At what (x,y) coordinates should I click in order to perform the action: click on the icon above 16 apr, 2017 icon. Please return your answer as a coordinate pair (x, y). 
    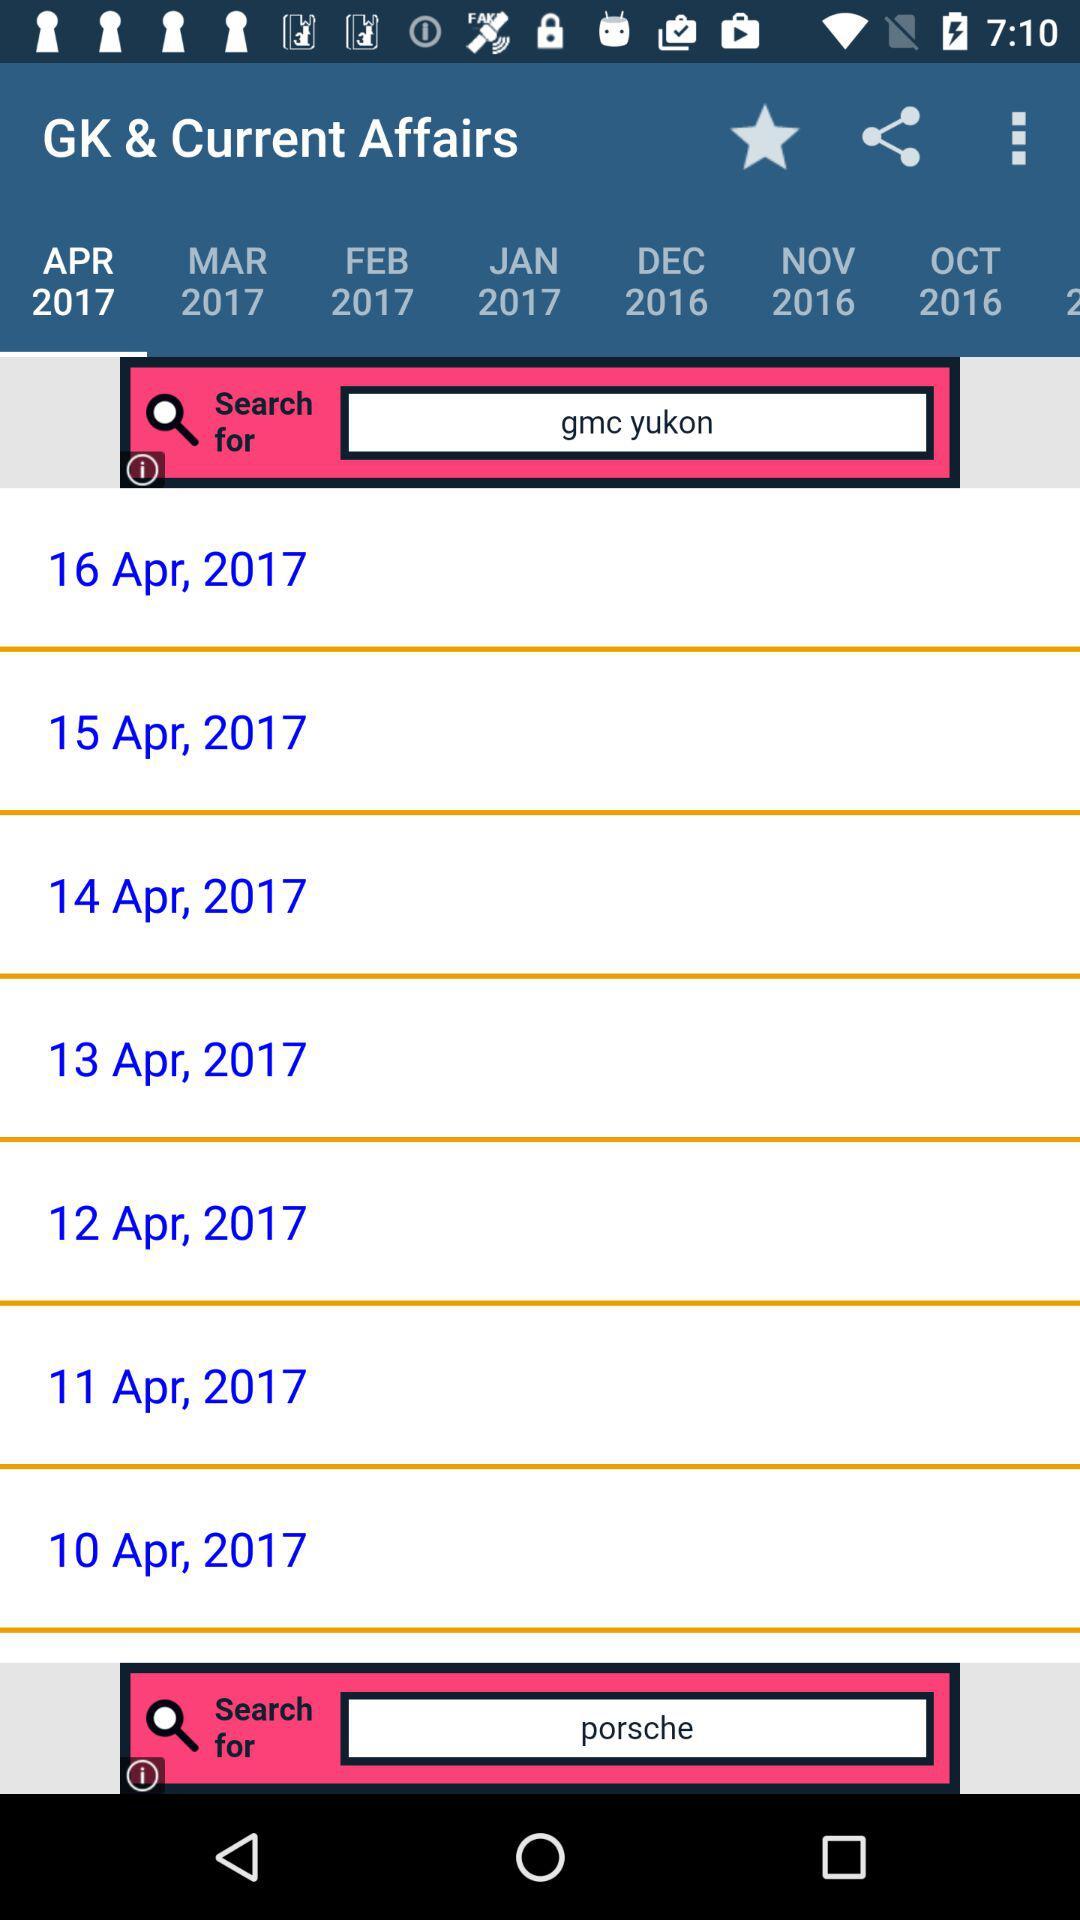
    Looking at the image, I should click on (540, 421).